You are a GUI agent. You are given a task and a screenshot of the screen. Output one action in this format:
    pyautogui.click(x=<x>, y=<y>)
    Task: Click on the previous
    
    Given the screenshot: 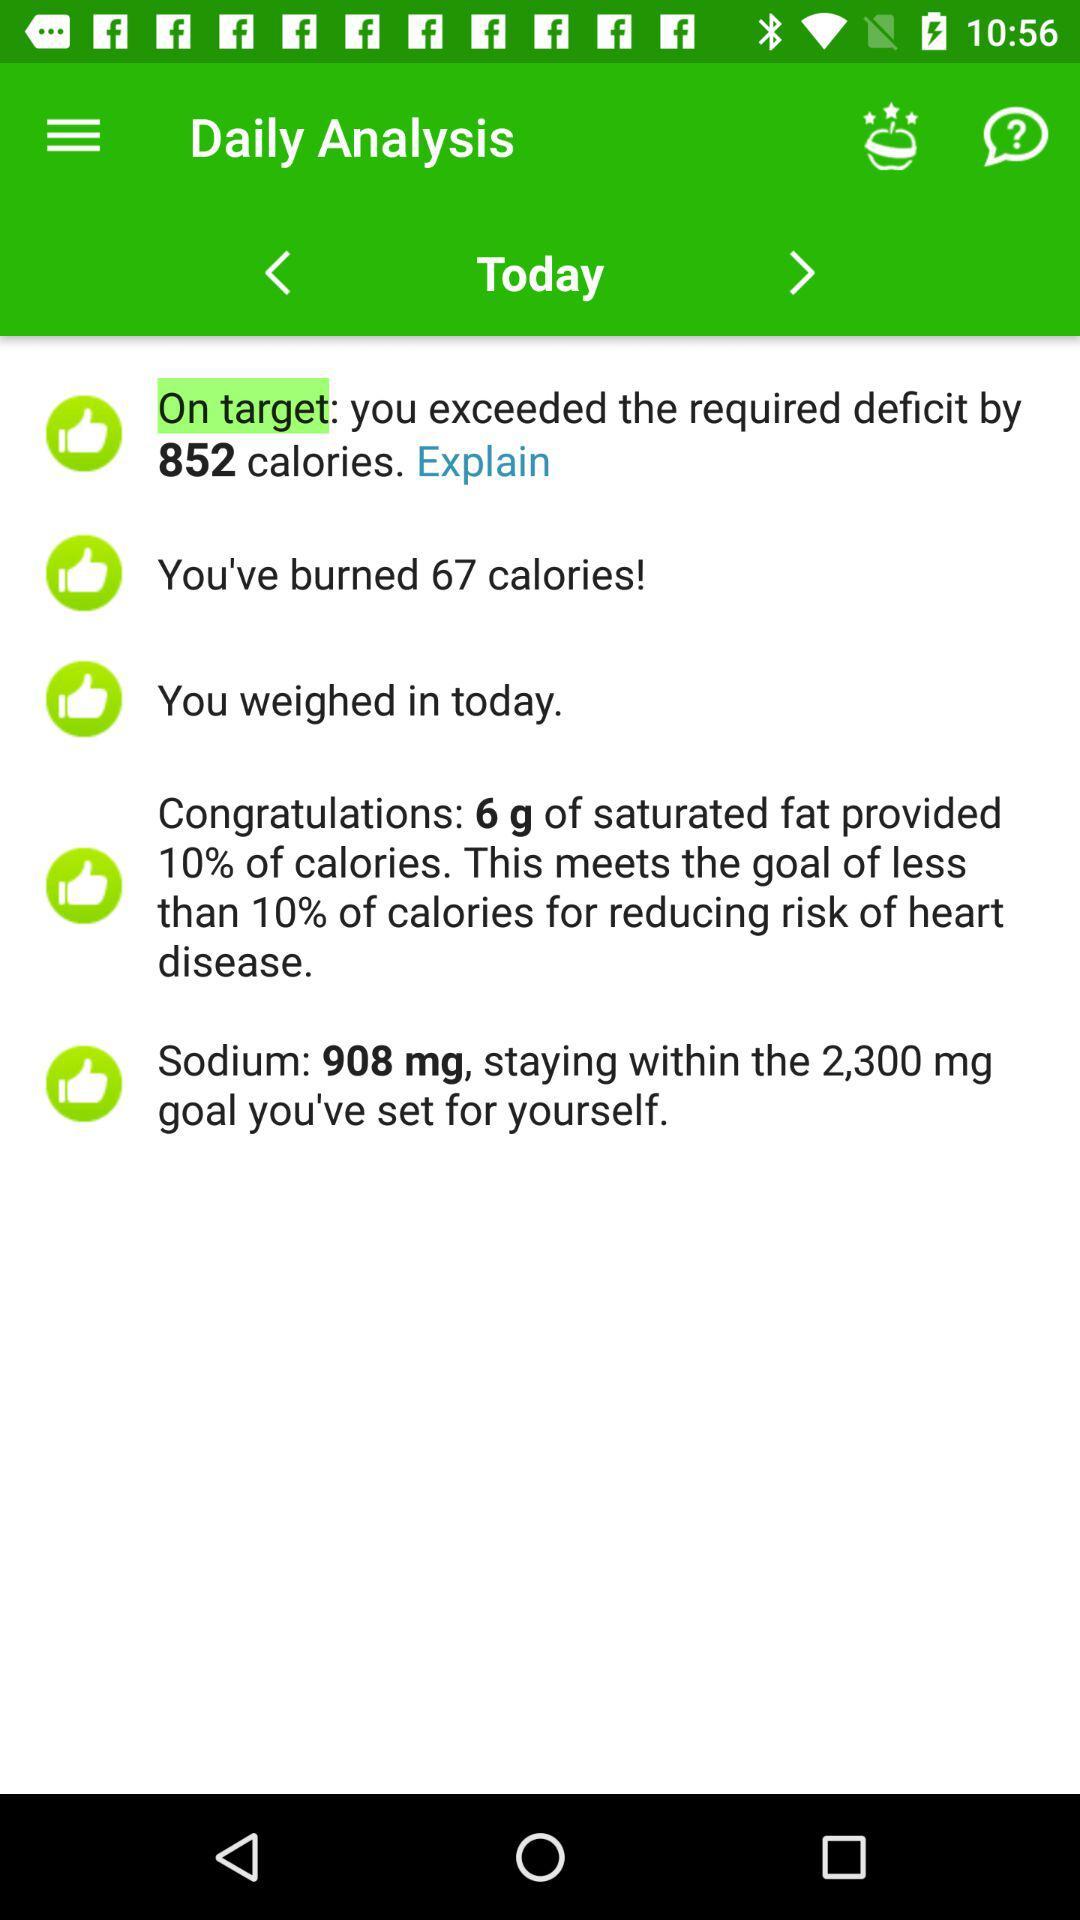 What is the action you would take?
    pyautogui.click(x=277, y=272)
    